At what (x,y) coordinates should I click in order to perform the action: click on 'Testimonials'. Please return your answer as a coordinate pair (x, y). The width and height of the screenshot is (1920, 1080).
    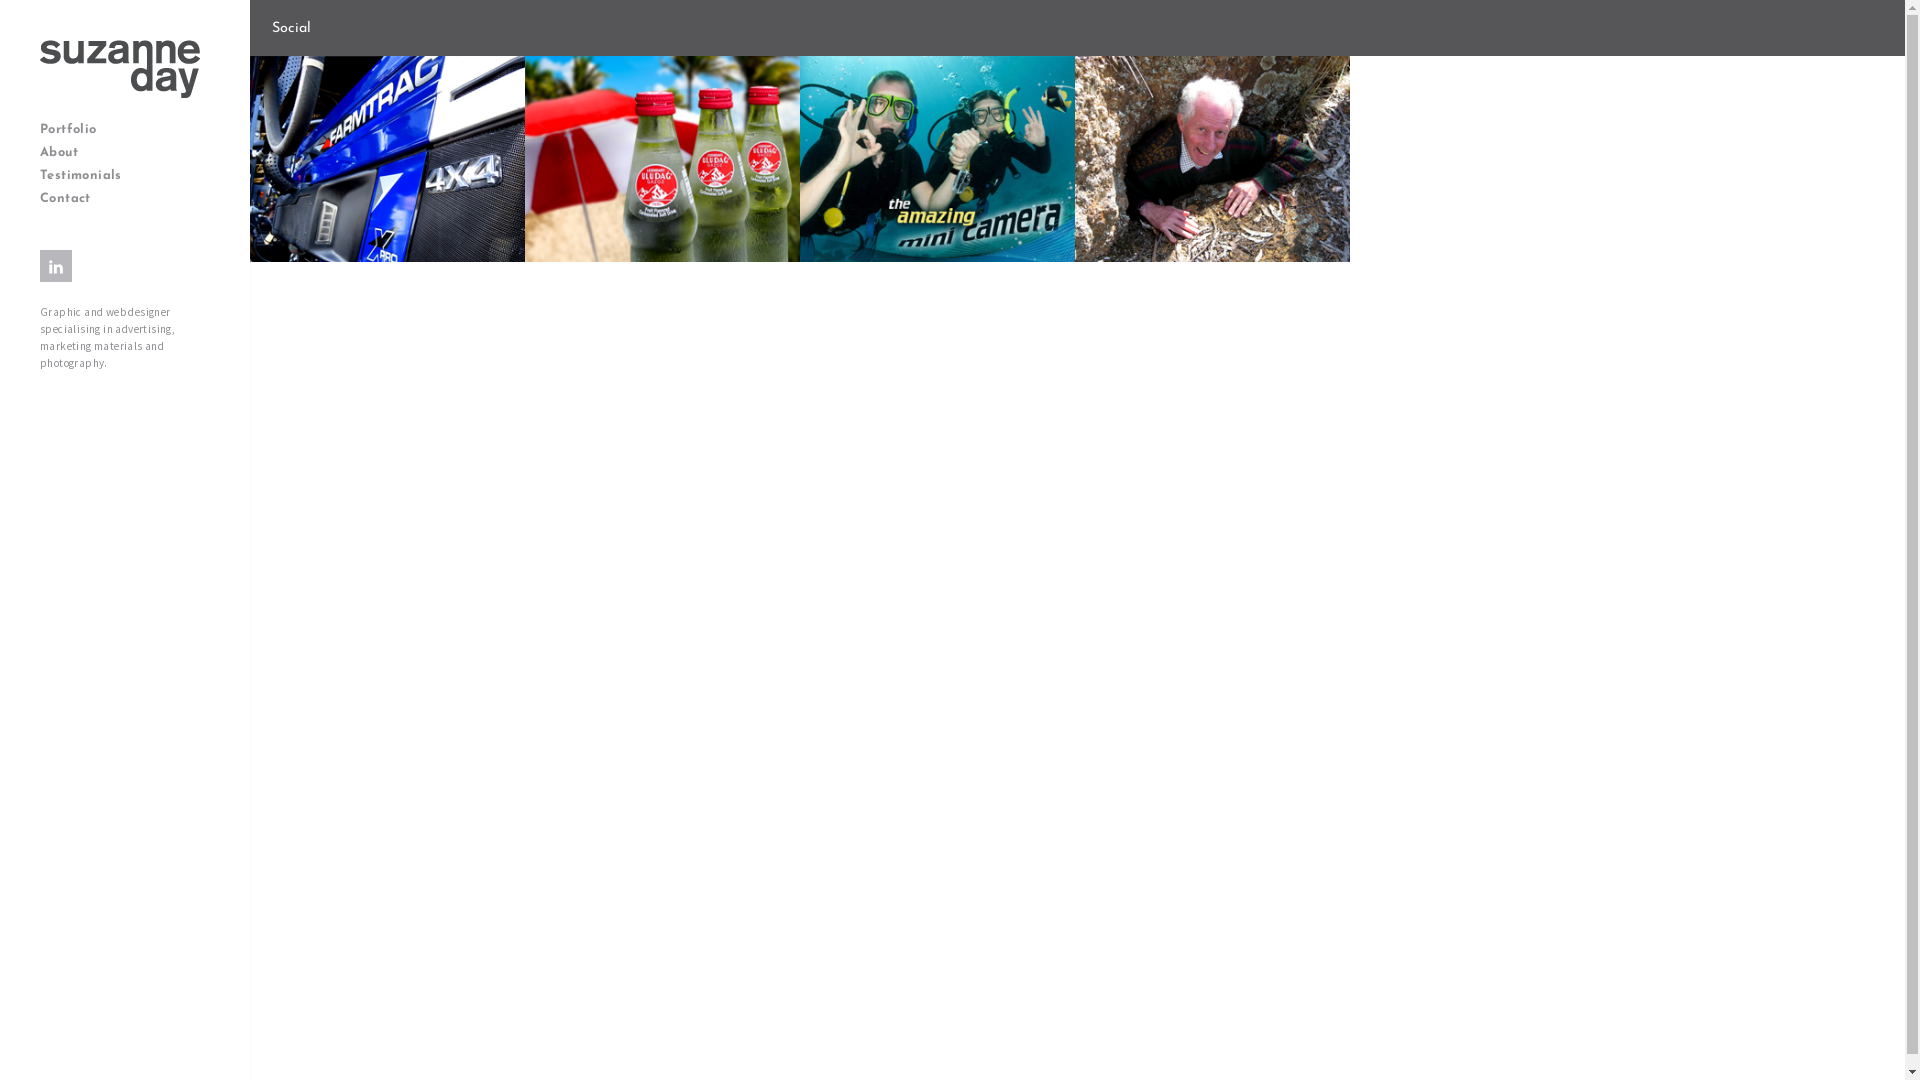
    Looking at the image, I should click on (126, 174).